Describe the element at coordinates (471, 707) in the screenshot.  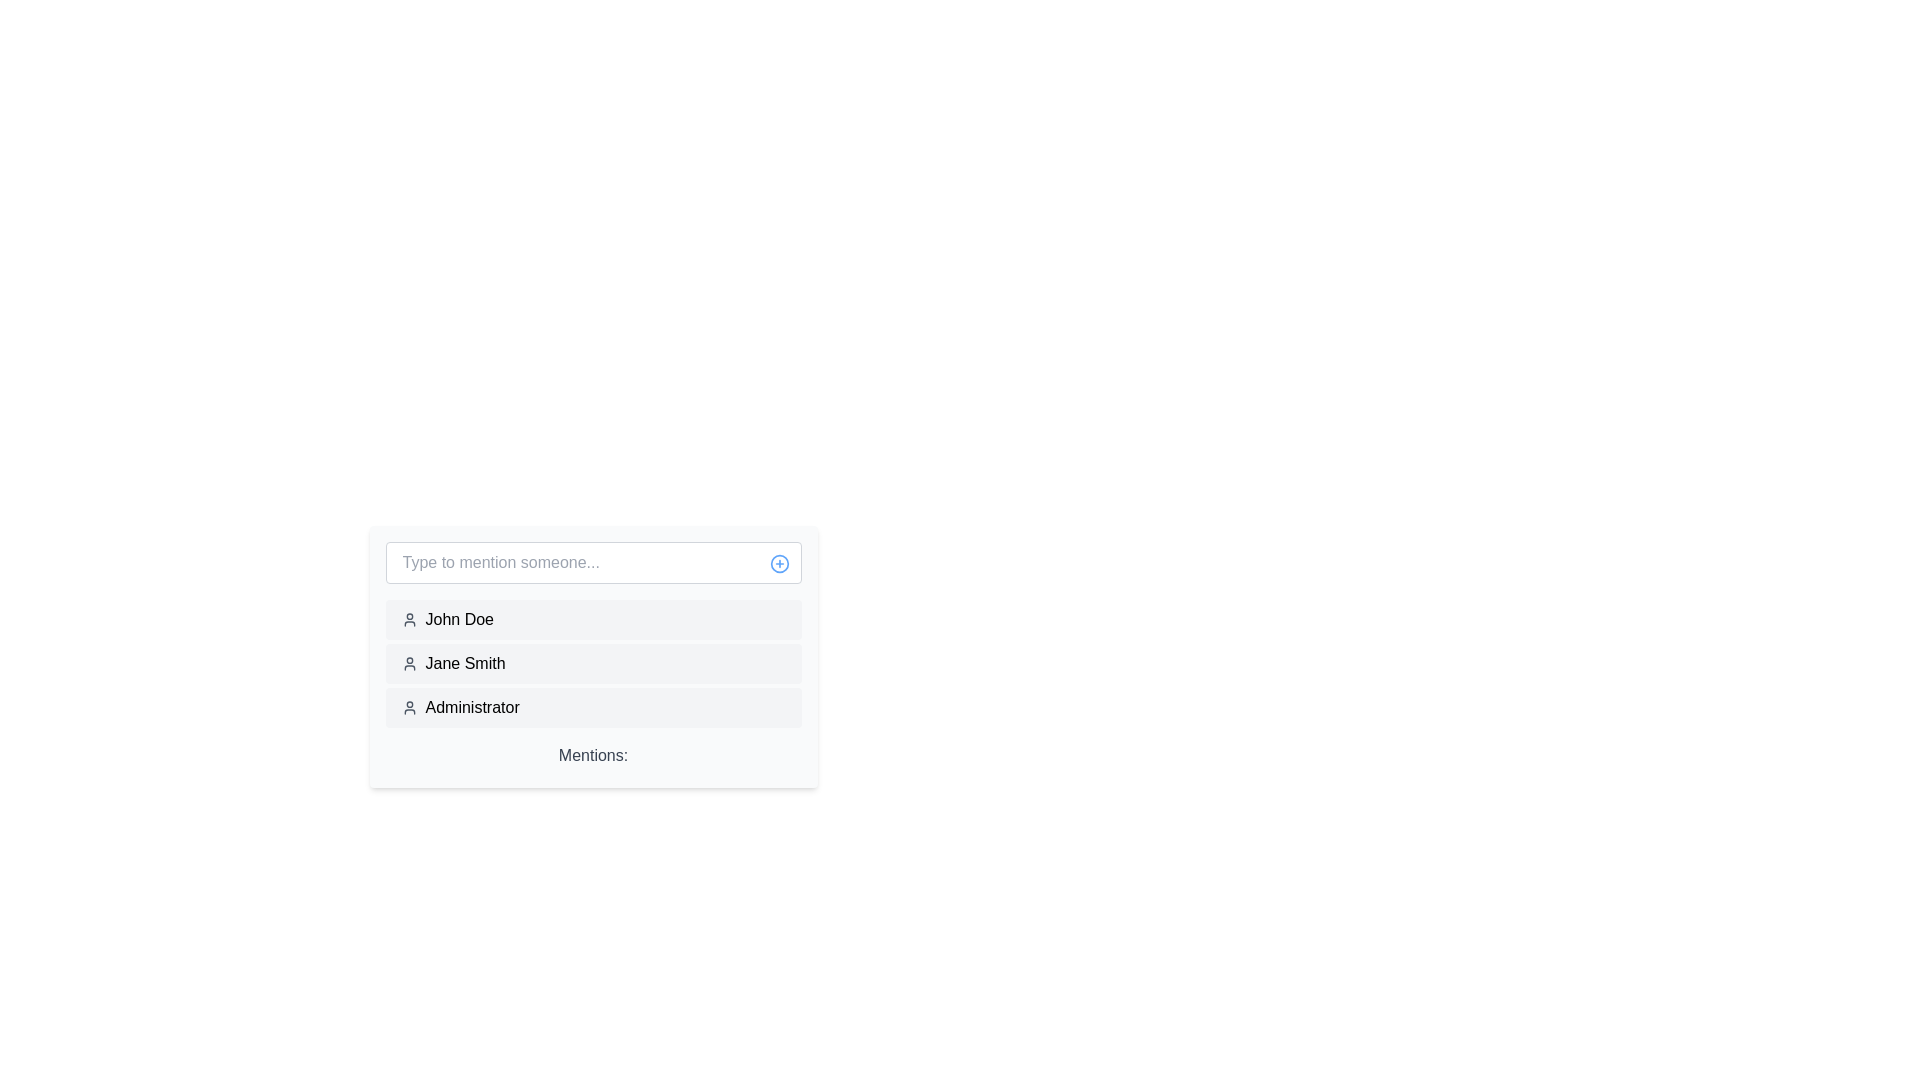
I see `the text label displaying 'Administrator' in bold, dark font, located beside a user icon, which is the third item in a vertically aligned list of user entries` at that location.